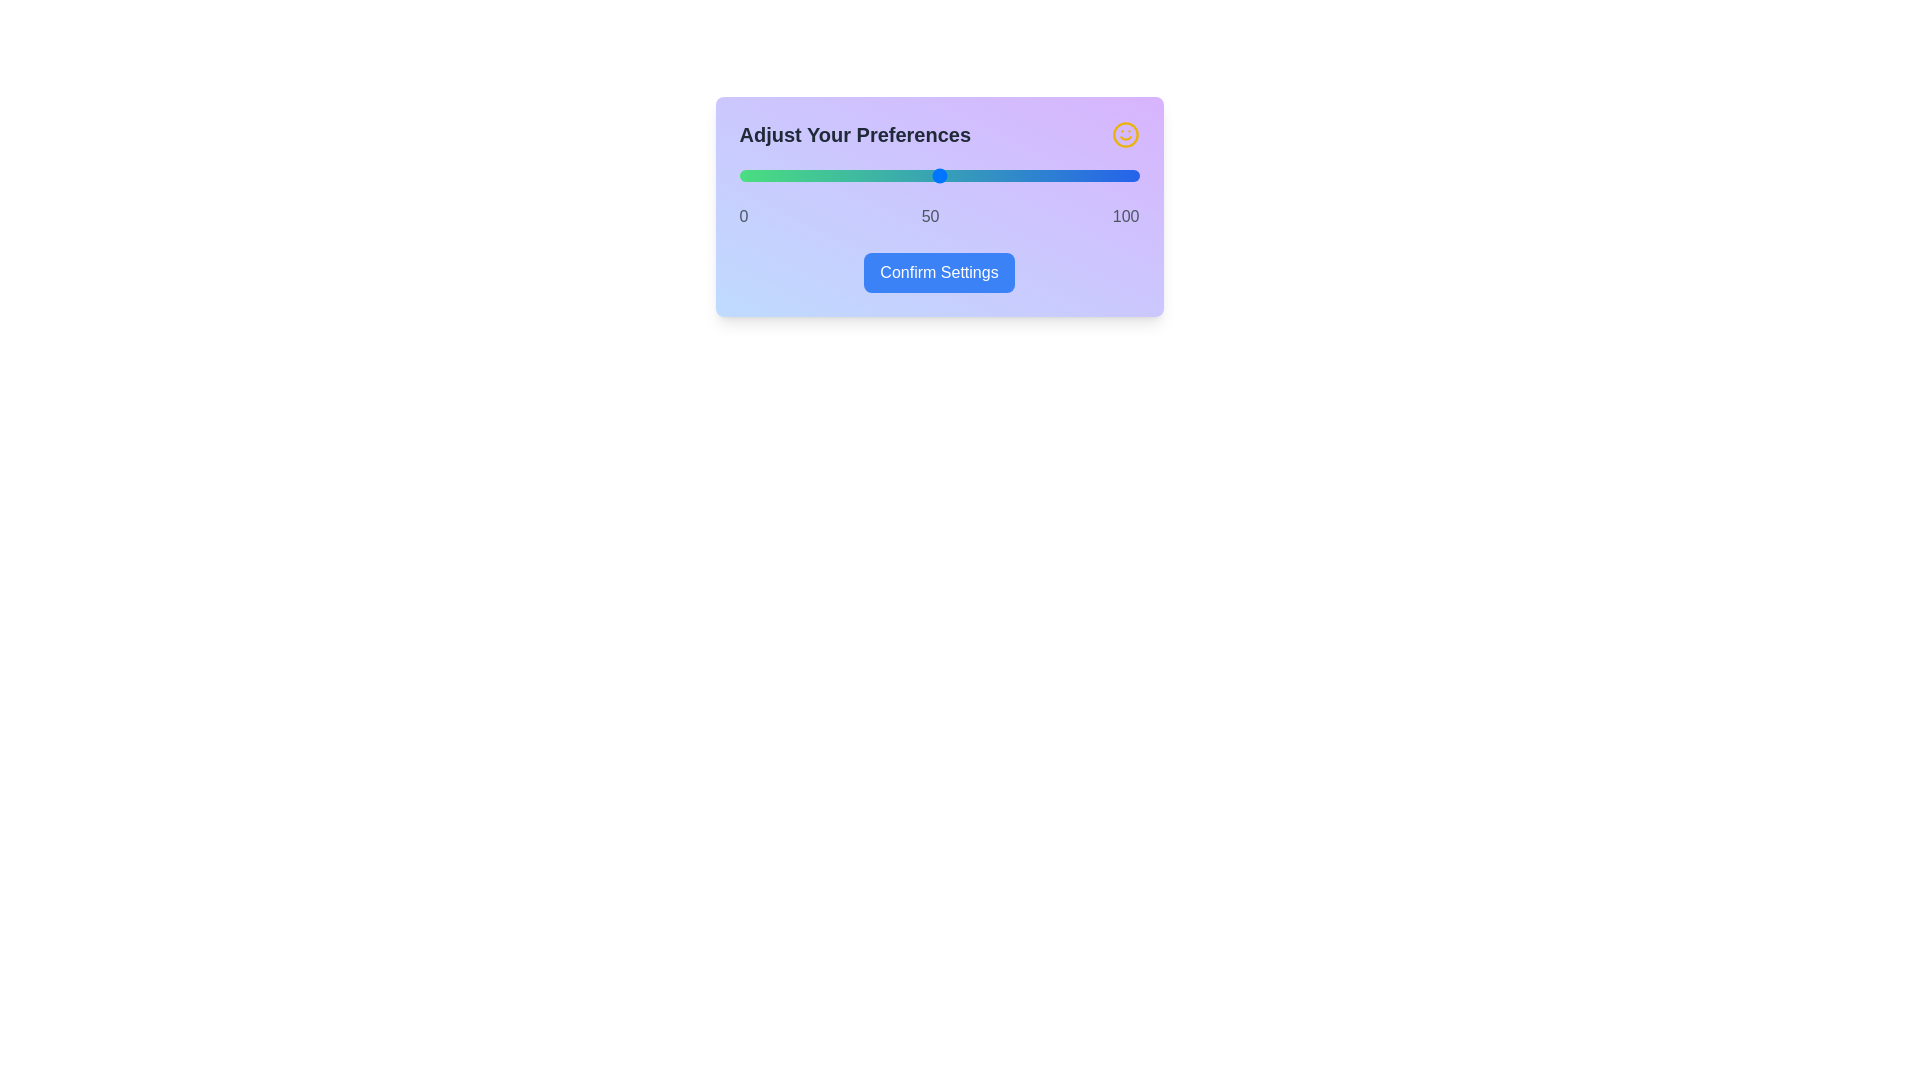 The image size is (1920, 1080). I want to click on the slider to set the value to 40, so click(898, 175).